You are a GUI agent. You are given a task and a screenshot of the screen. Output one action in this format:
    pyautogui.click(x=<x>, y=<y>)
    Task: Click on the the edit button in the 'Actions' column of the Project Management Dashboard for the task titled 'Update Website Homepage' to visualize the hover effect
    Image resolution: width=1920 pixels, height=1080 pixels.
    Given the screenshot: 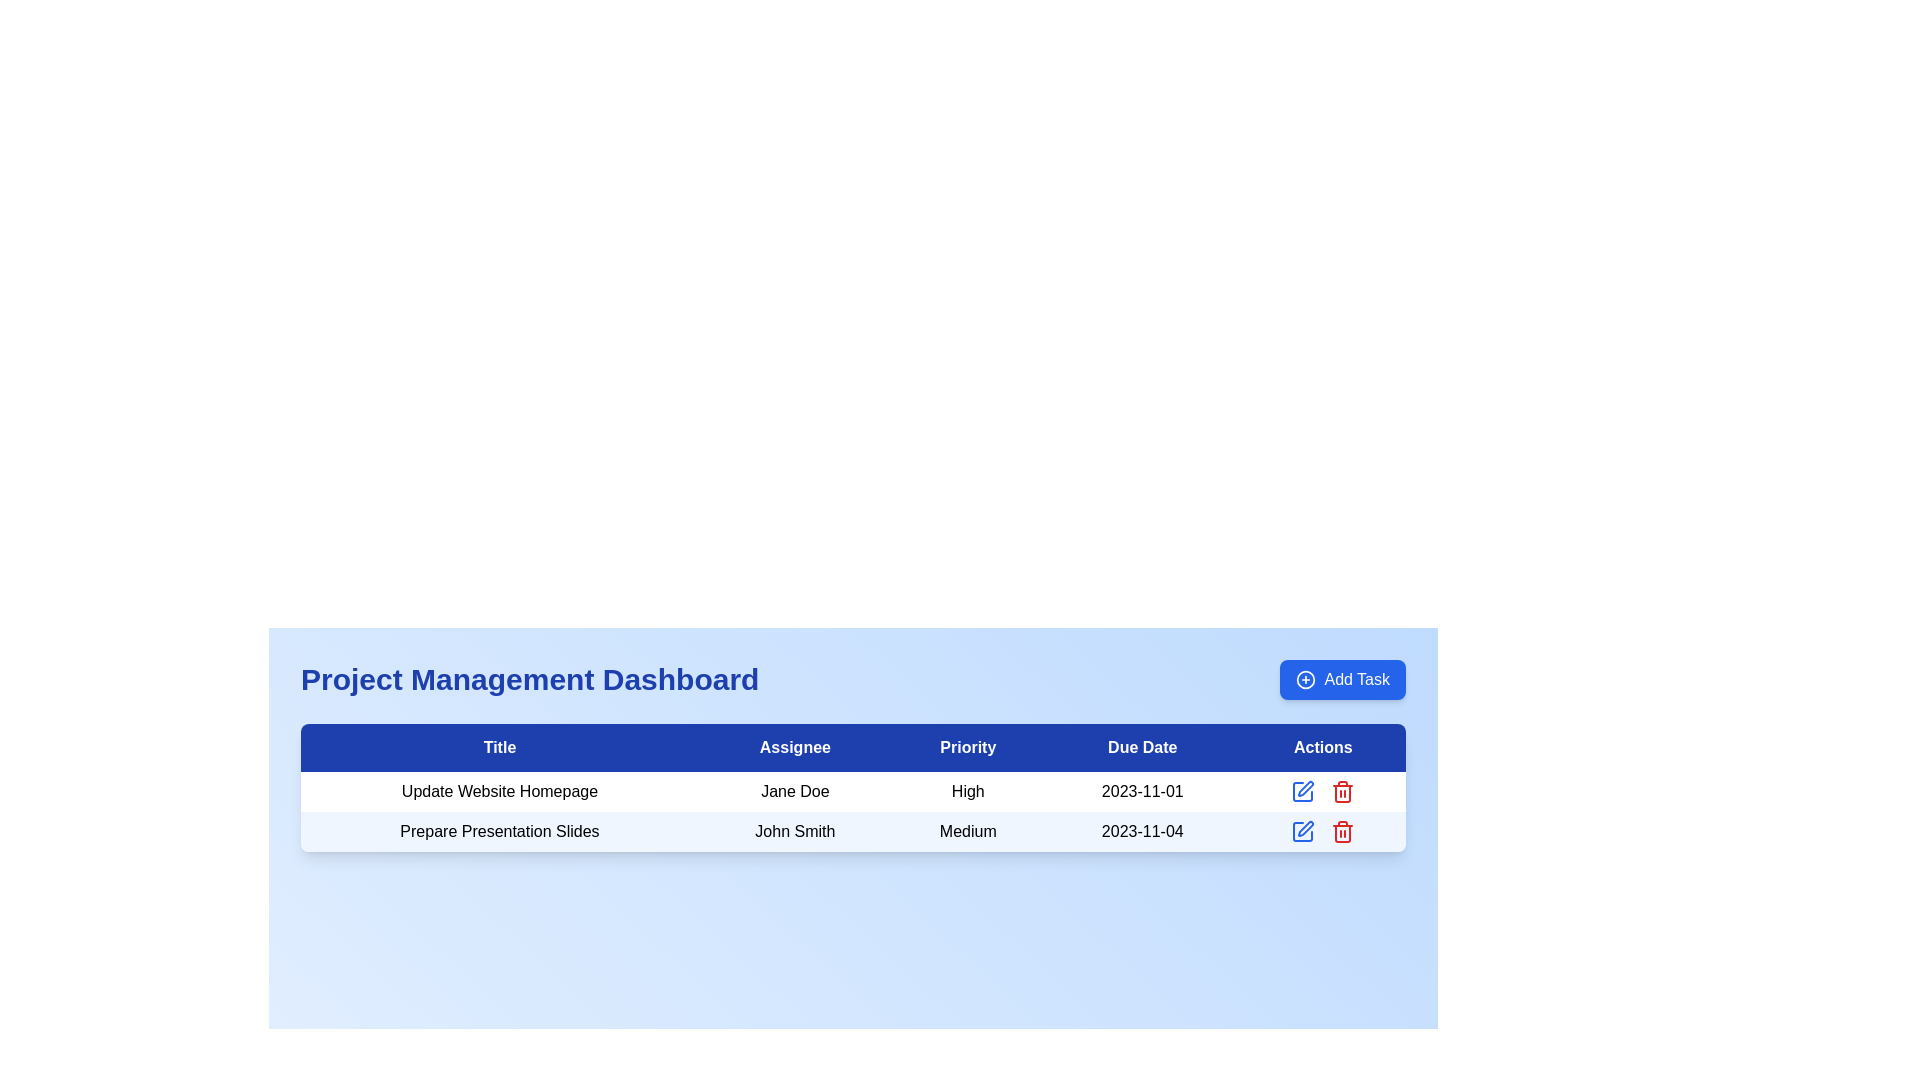 What is the action you would take?
    pyautogui.click(x=1303, y=790)
    